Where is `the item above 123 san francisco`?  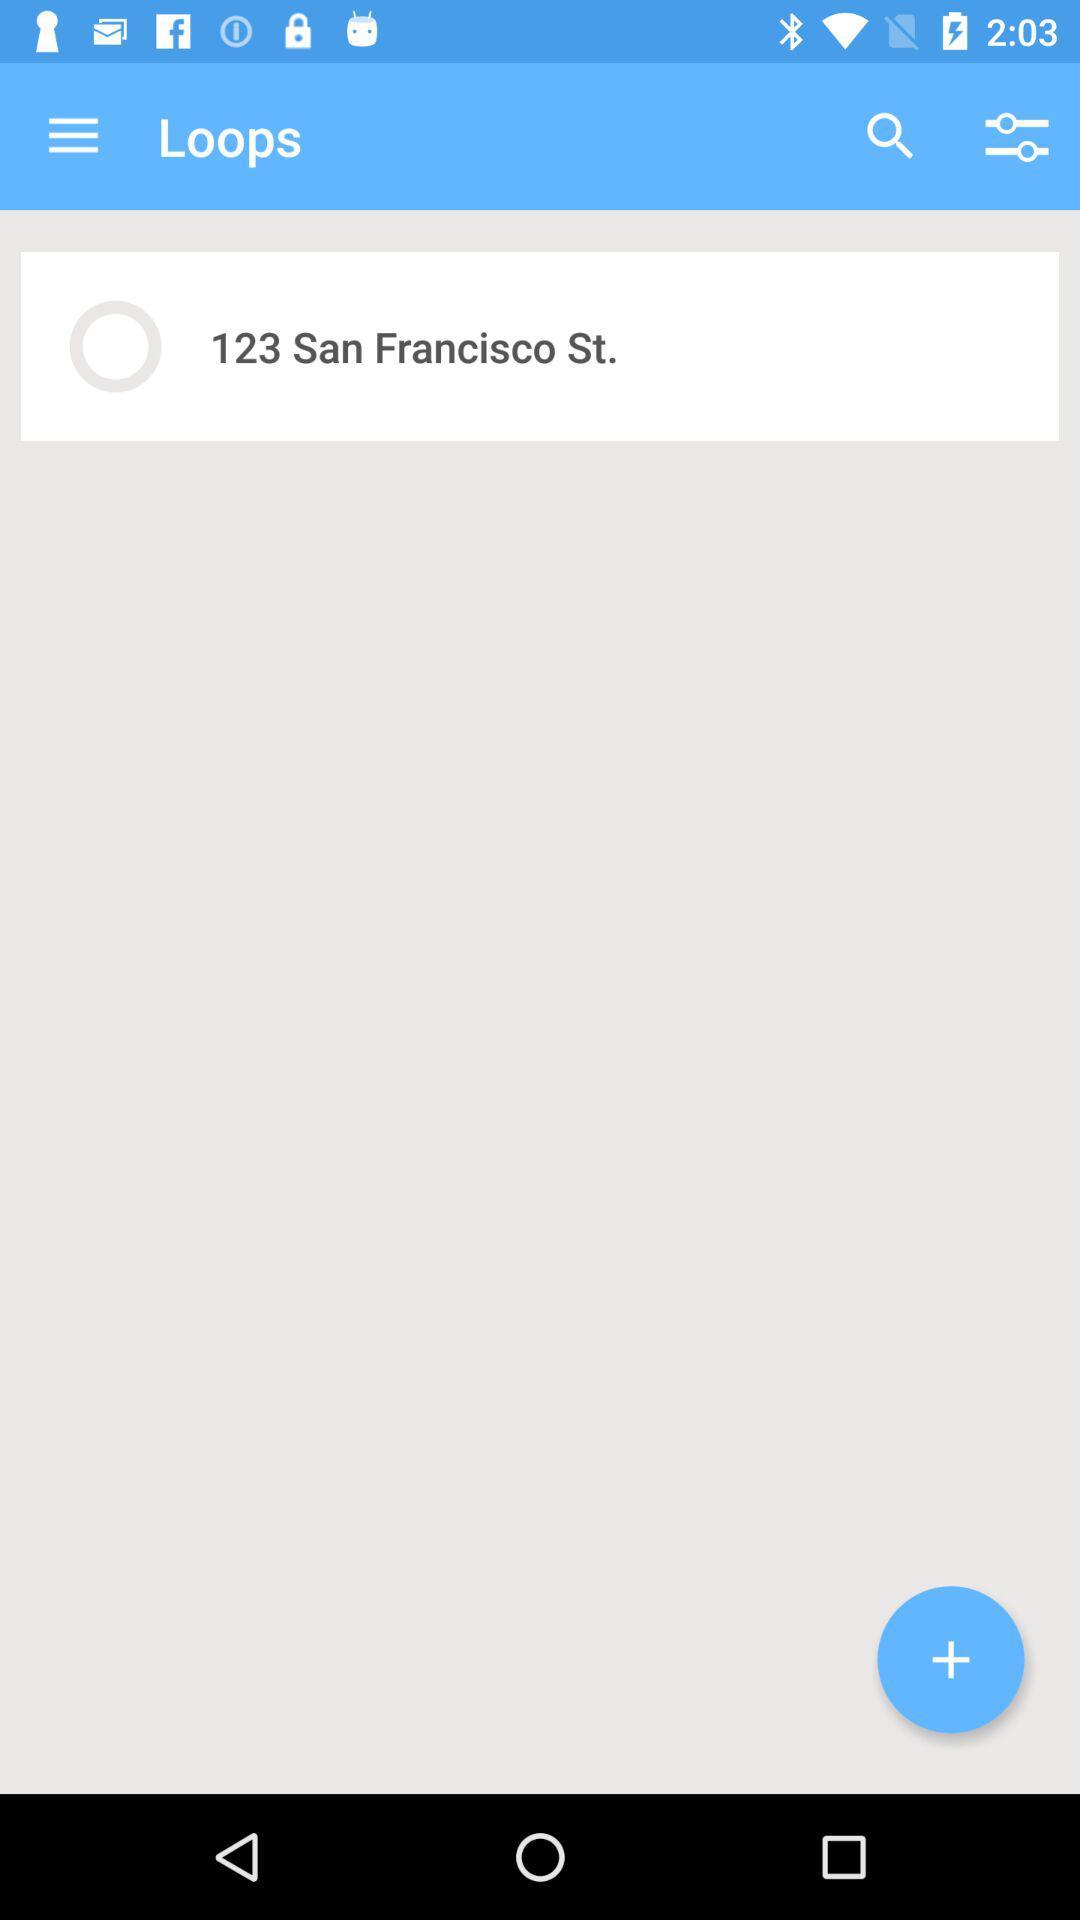 the item above 123 san francisco is located at coordinates (890, 135).